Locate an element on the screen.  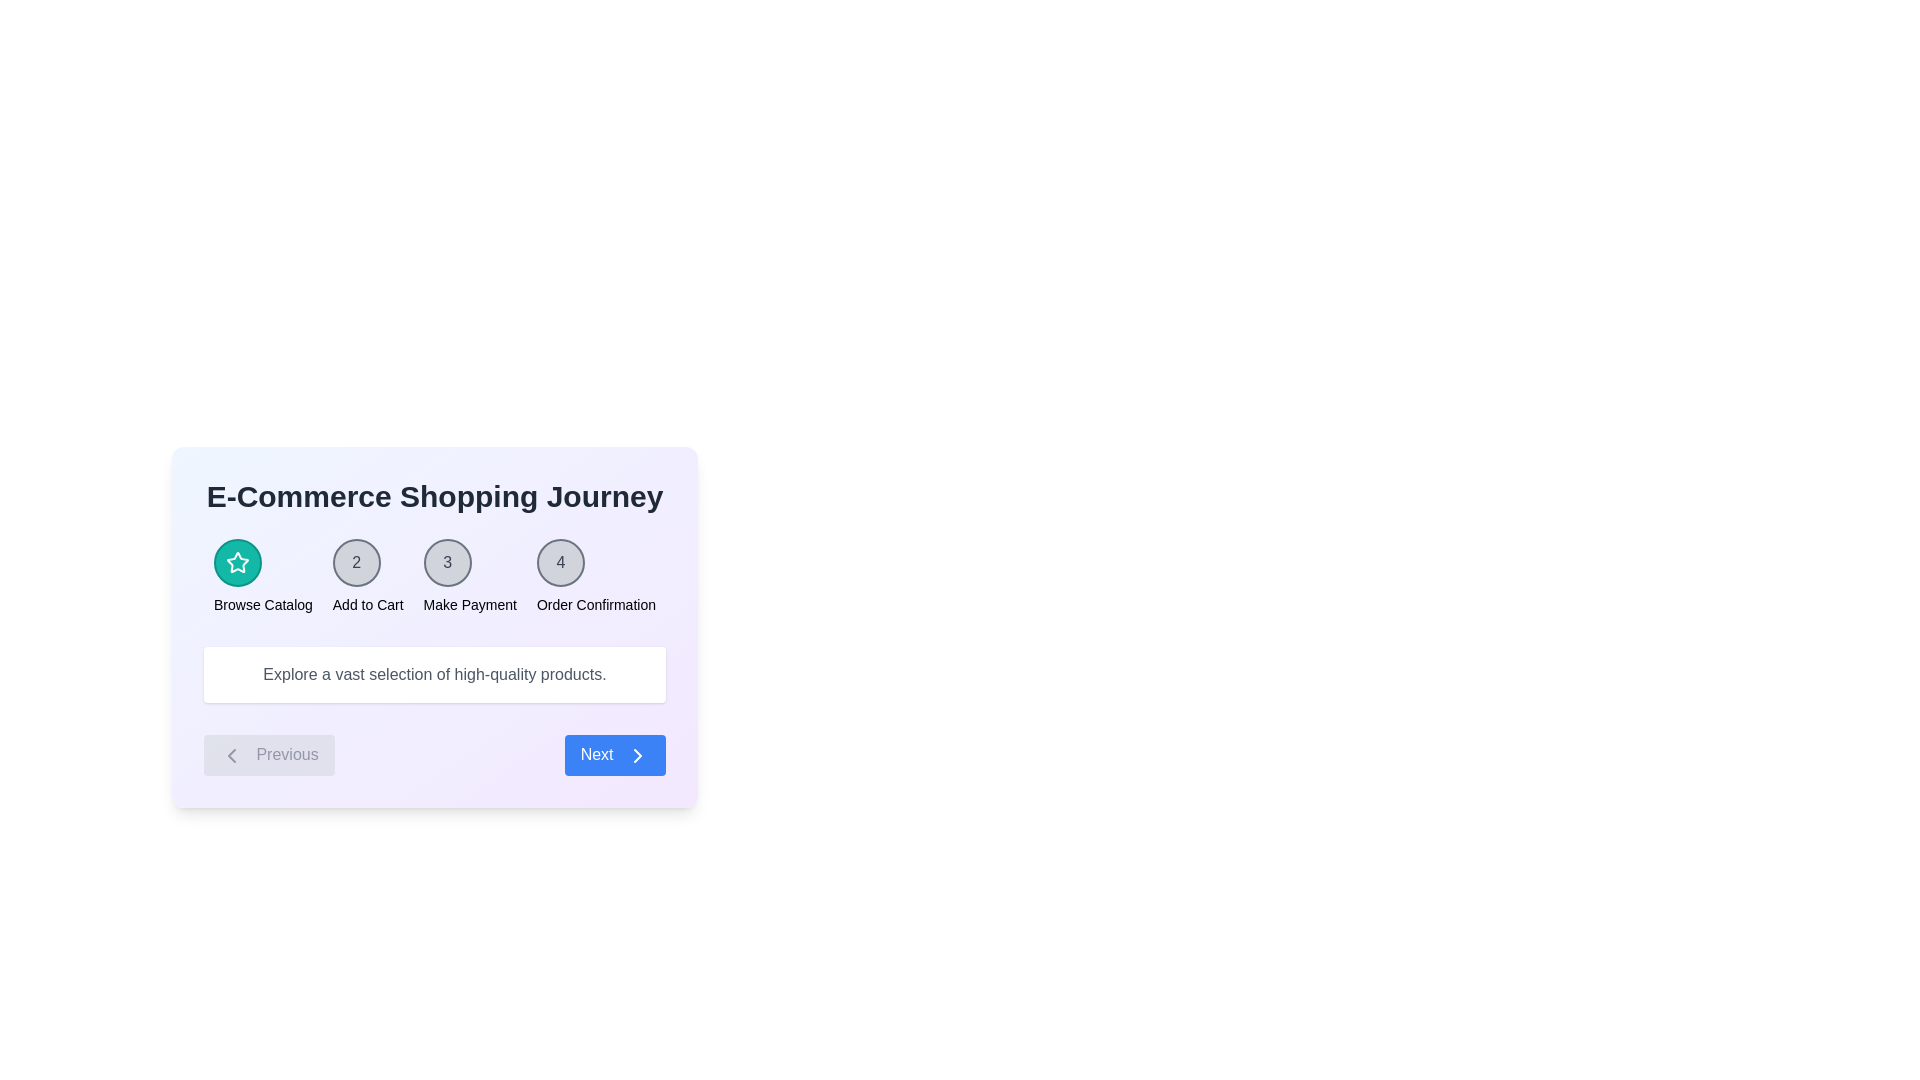
the Chevron Left icon which indicates navigation to the previous step in the step-based navigation interface is located at coordinates (231, 755).